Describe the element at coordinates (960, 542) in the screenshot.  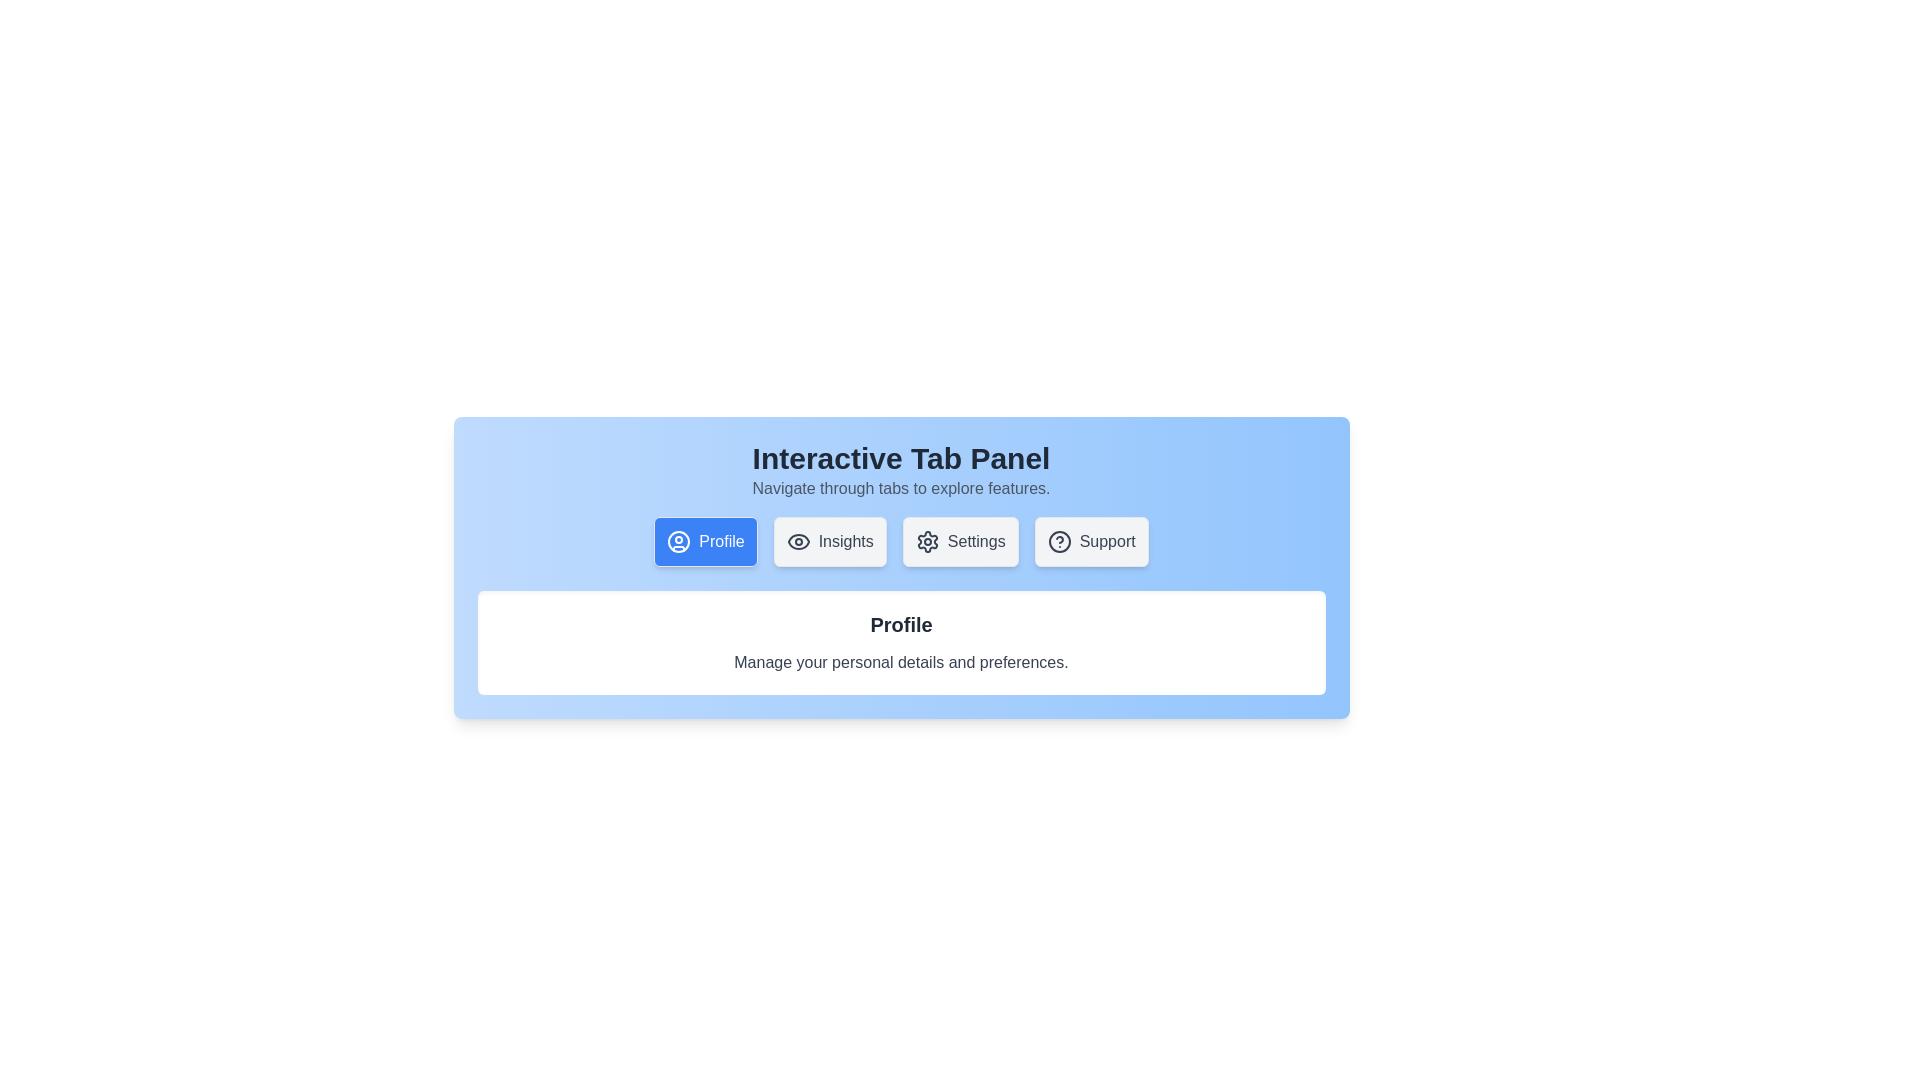
I see `the tab labeled Settings to observe its hover effect` at that location.